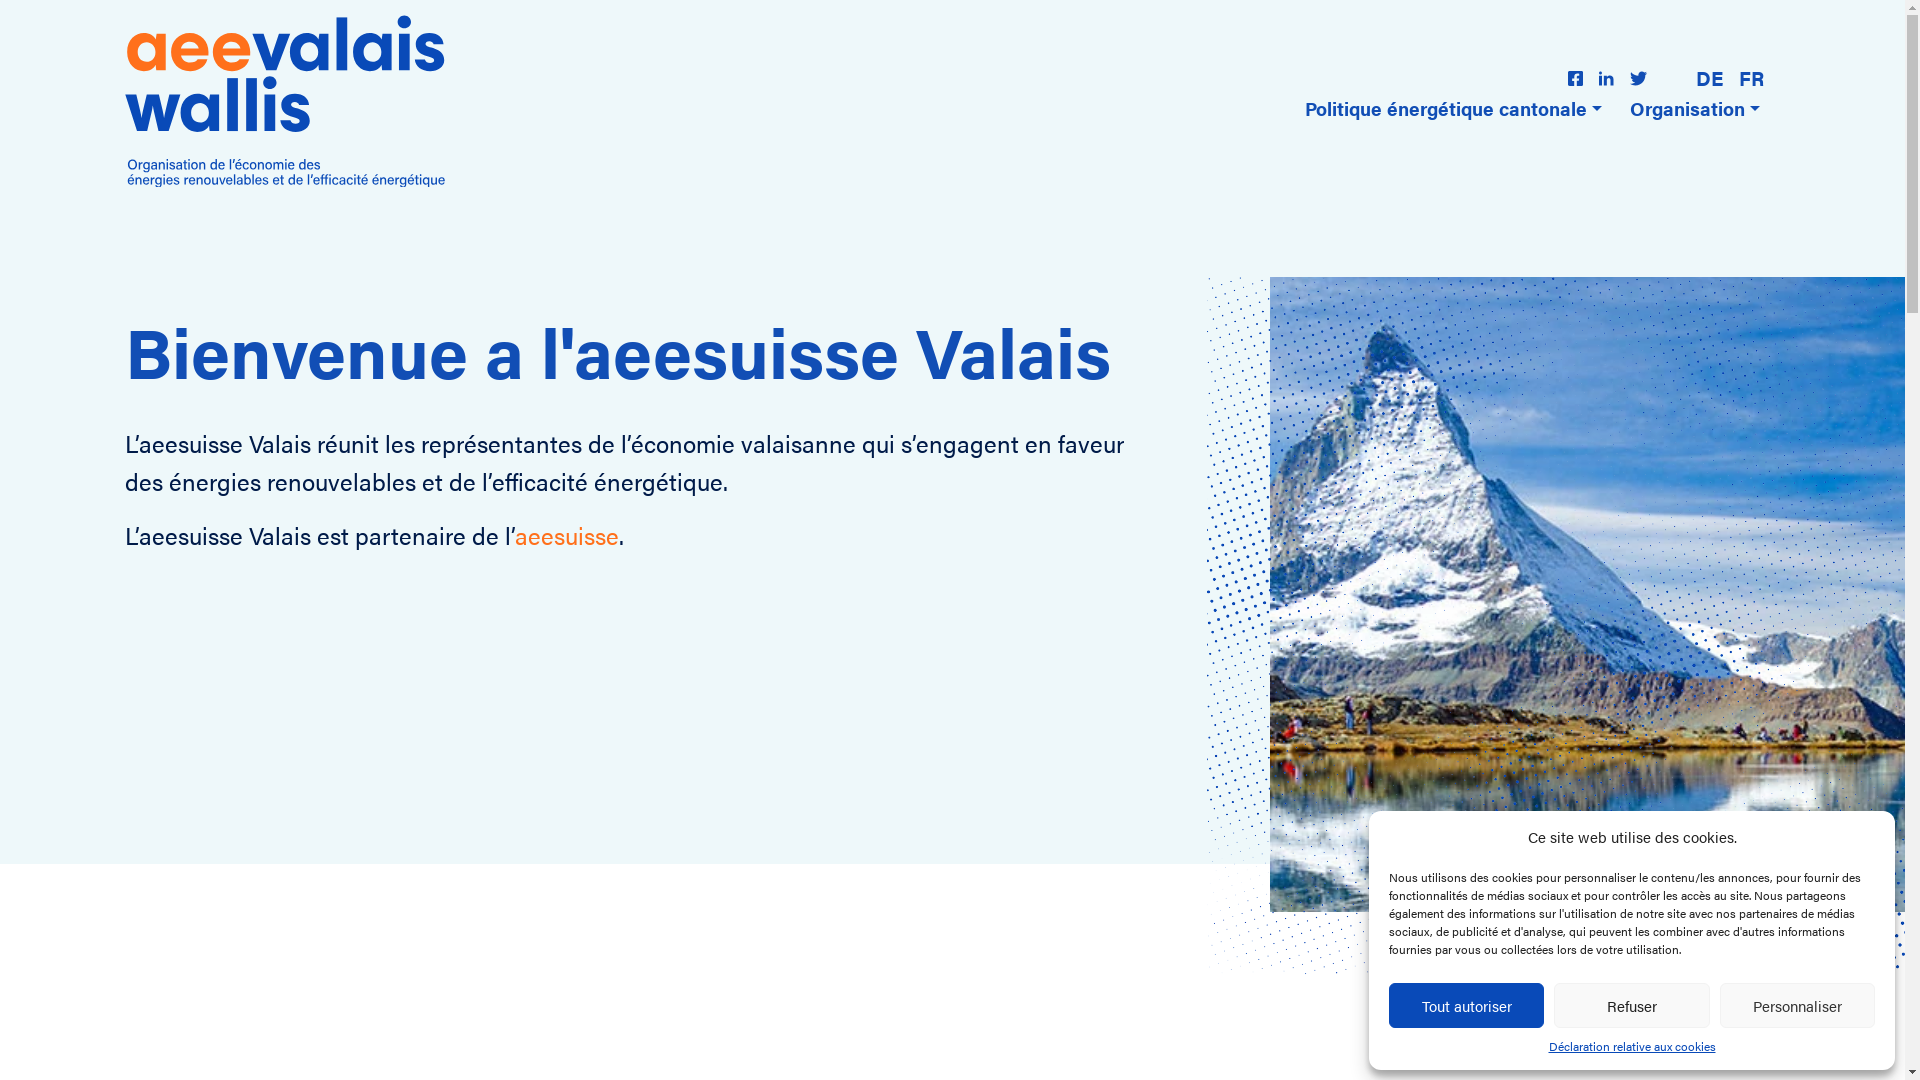 Image resolution: width=1920 pixels, height=1080 pixels. Describe the element at coordinates (1638, 77) in the screenshot. I see `'logo-twitter'` at that location.